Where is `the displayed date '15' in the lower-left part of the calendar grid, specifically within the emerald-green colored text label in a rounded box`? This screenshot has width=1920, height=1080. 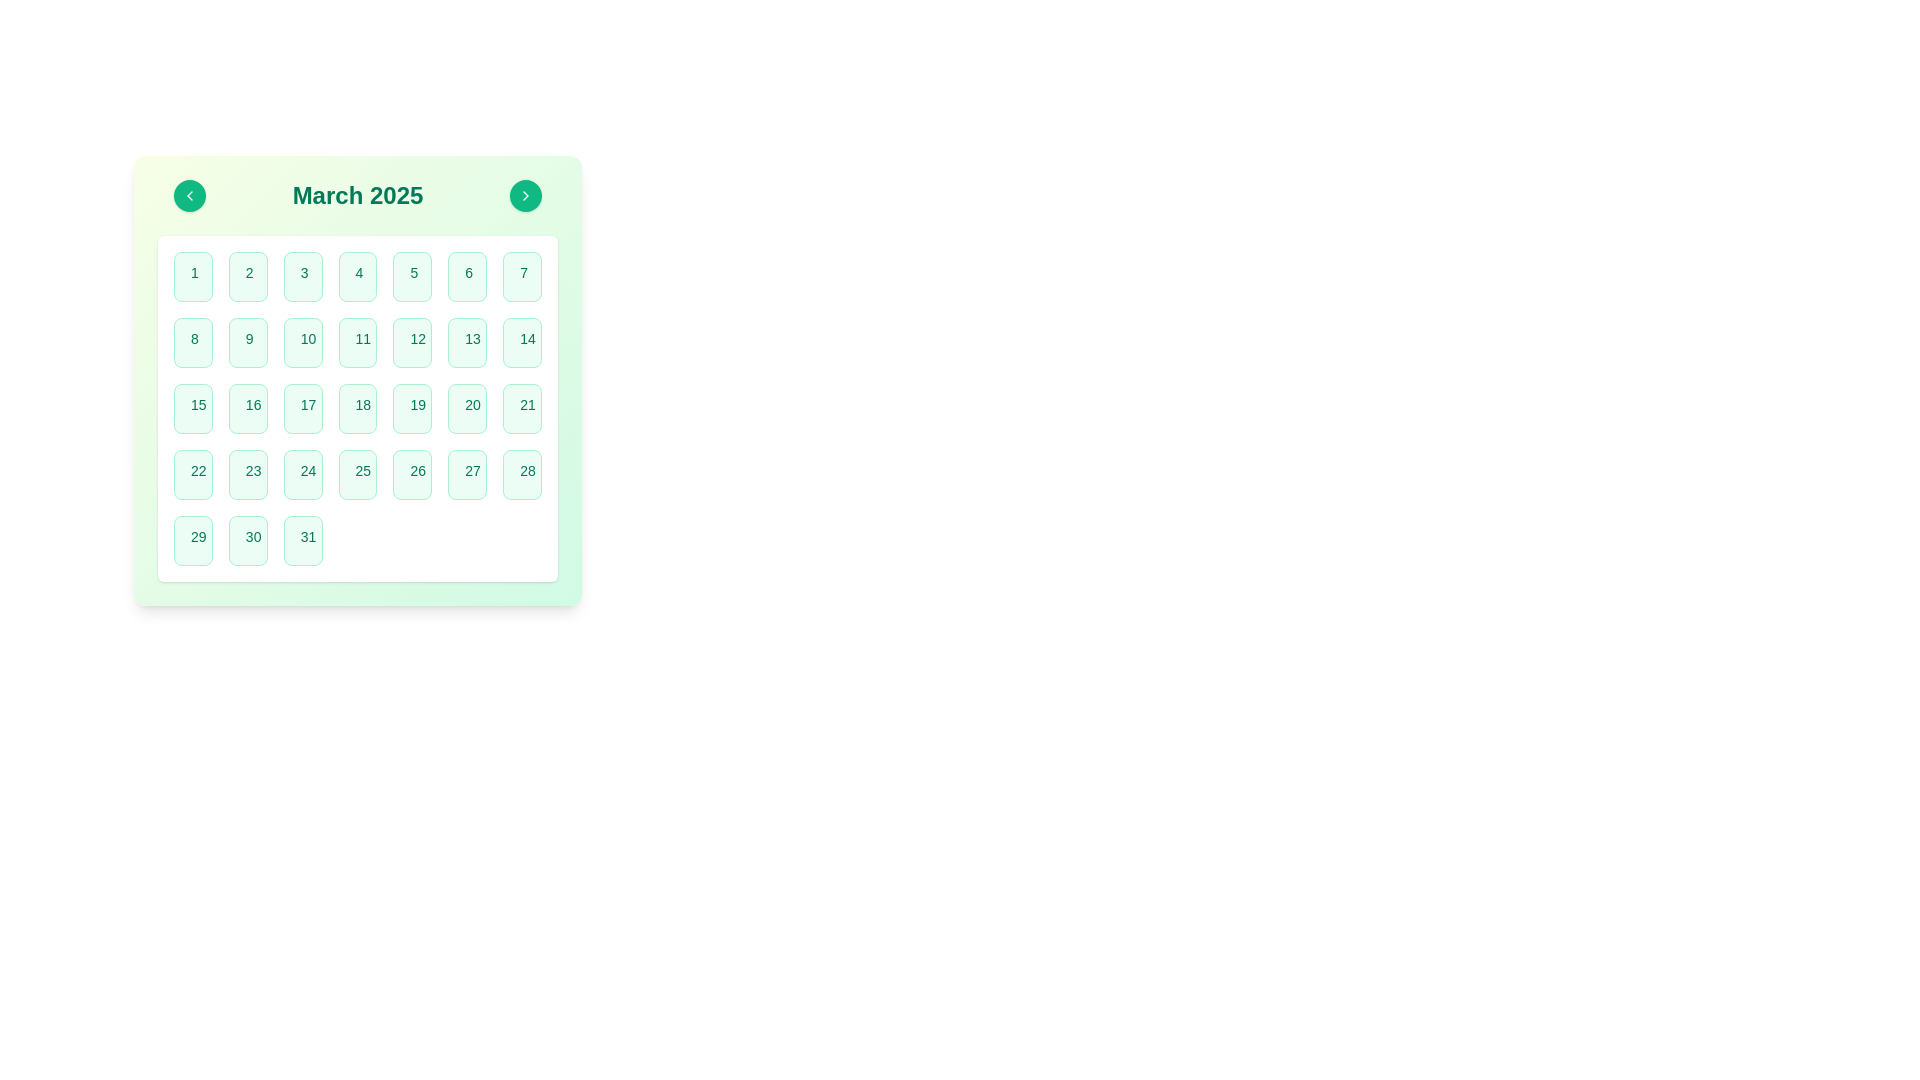 the displayed date '15' in the lower-left part of the calendar grid, specifically within the emerald-green colored text label in a rounded box is located at coordinates (198, 405).